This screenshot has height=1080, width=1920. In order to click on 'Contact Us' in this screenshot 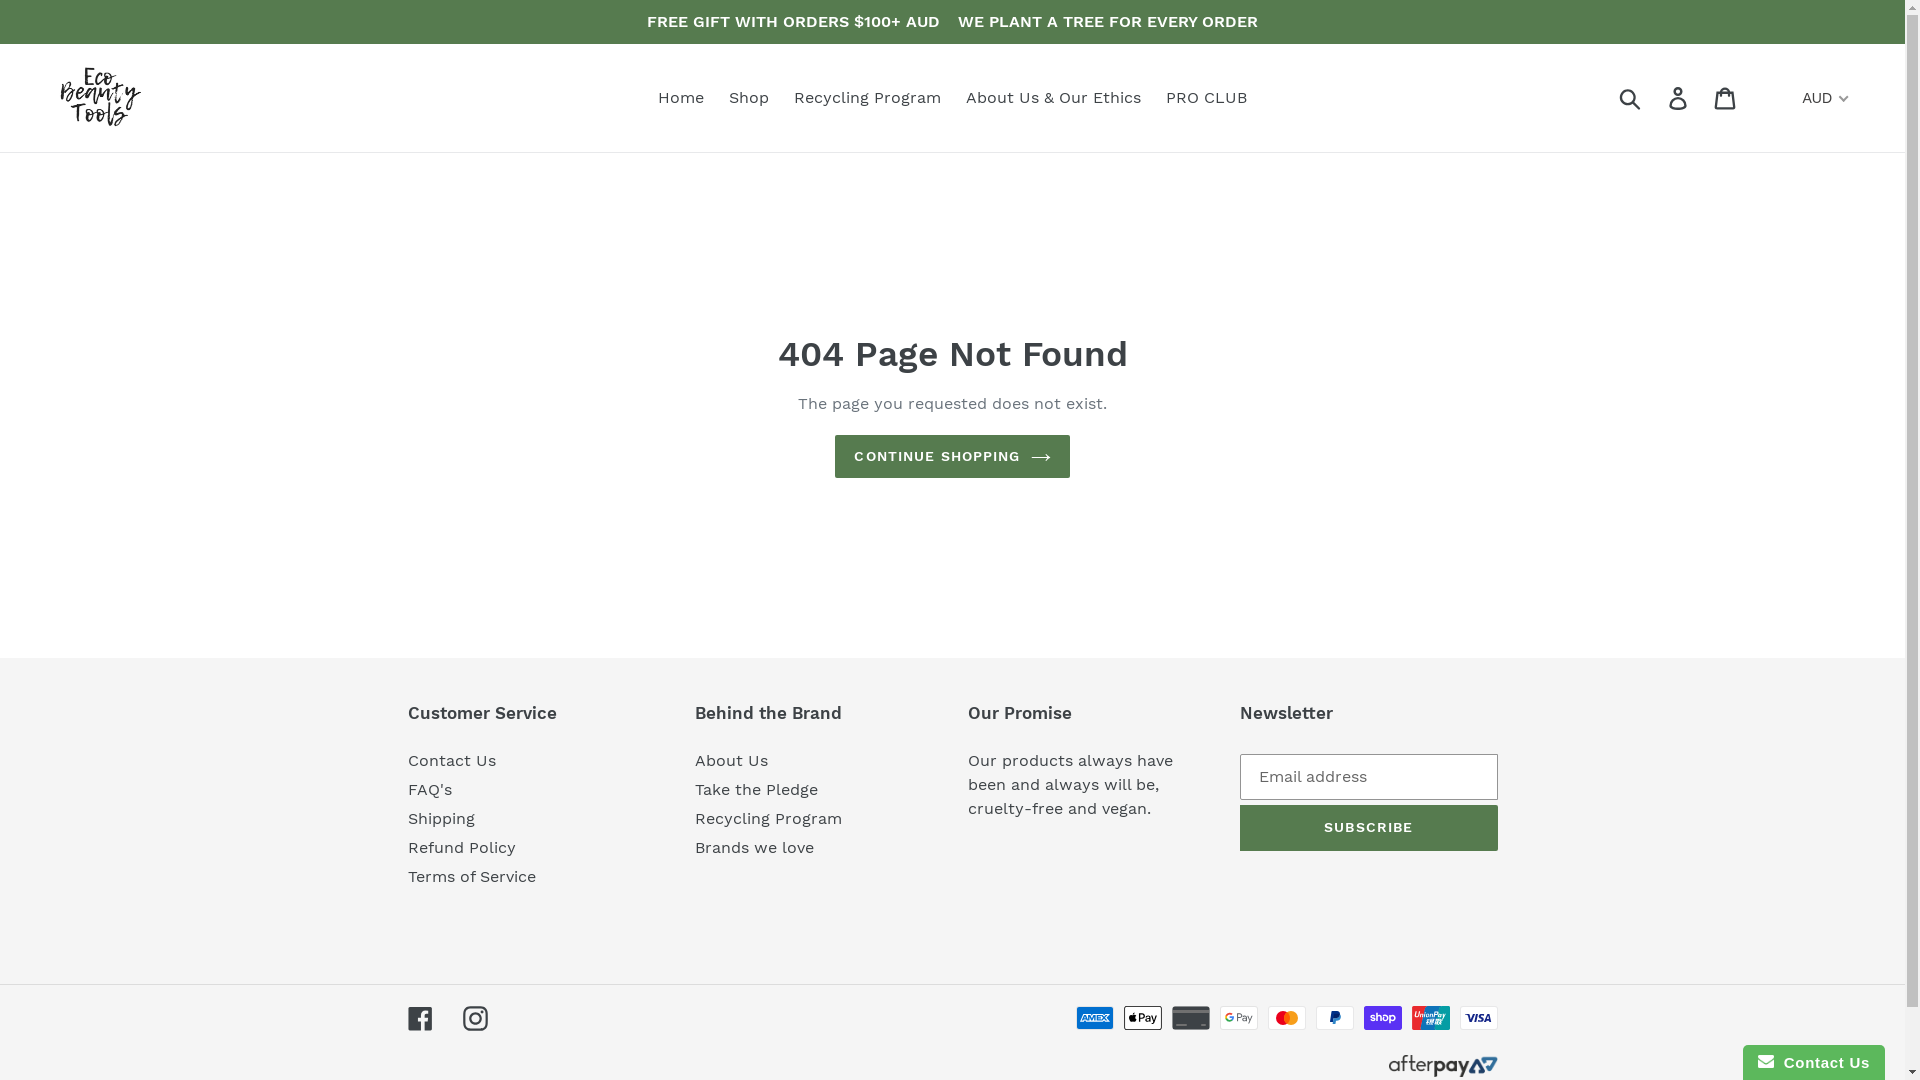, I will do `click(450, 760)`.